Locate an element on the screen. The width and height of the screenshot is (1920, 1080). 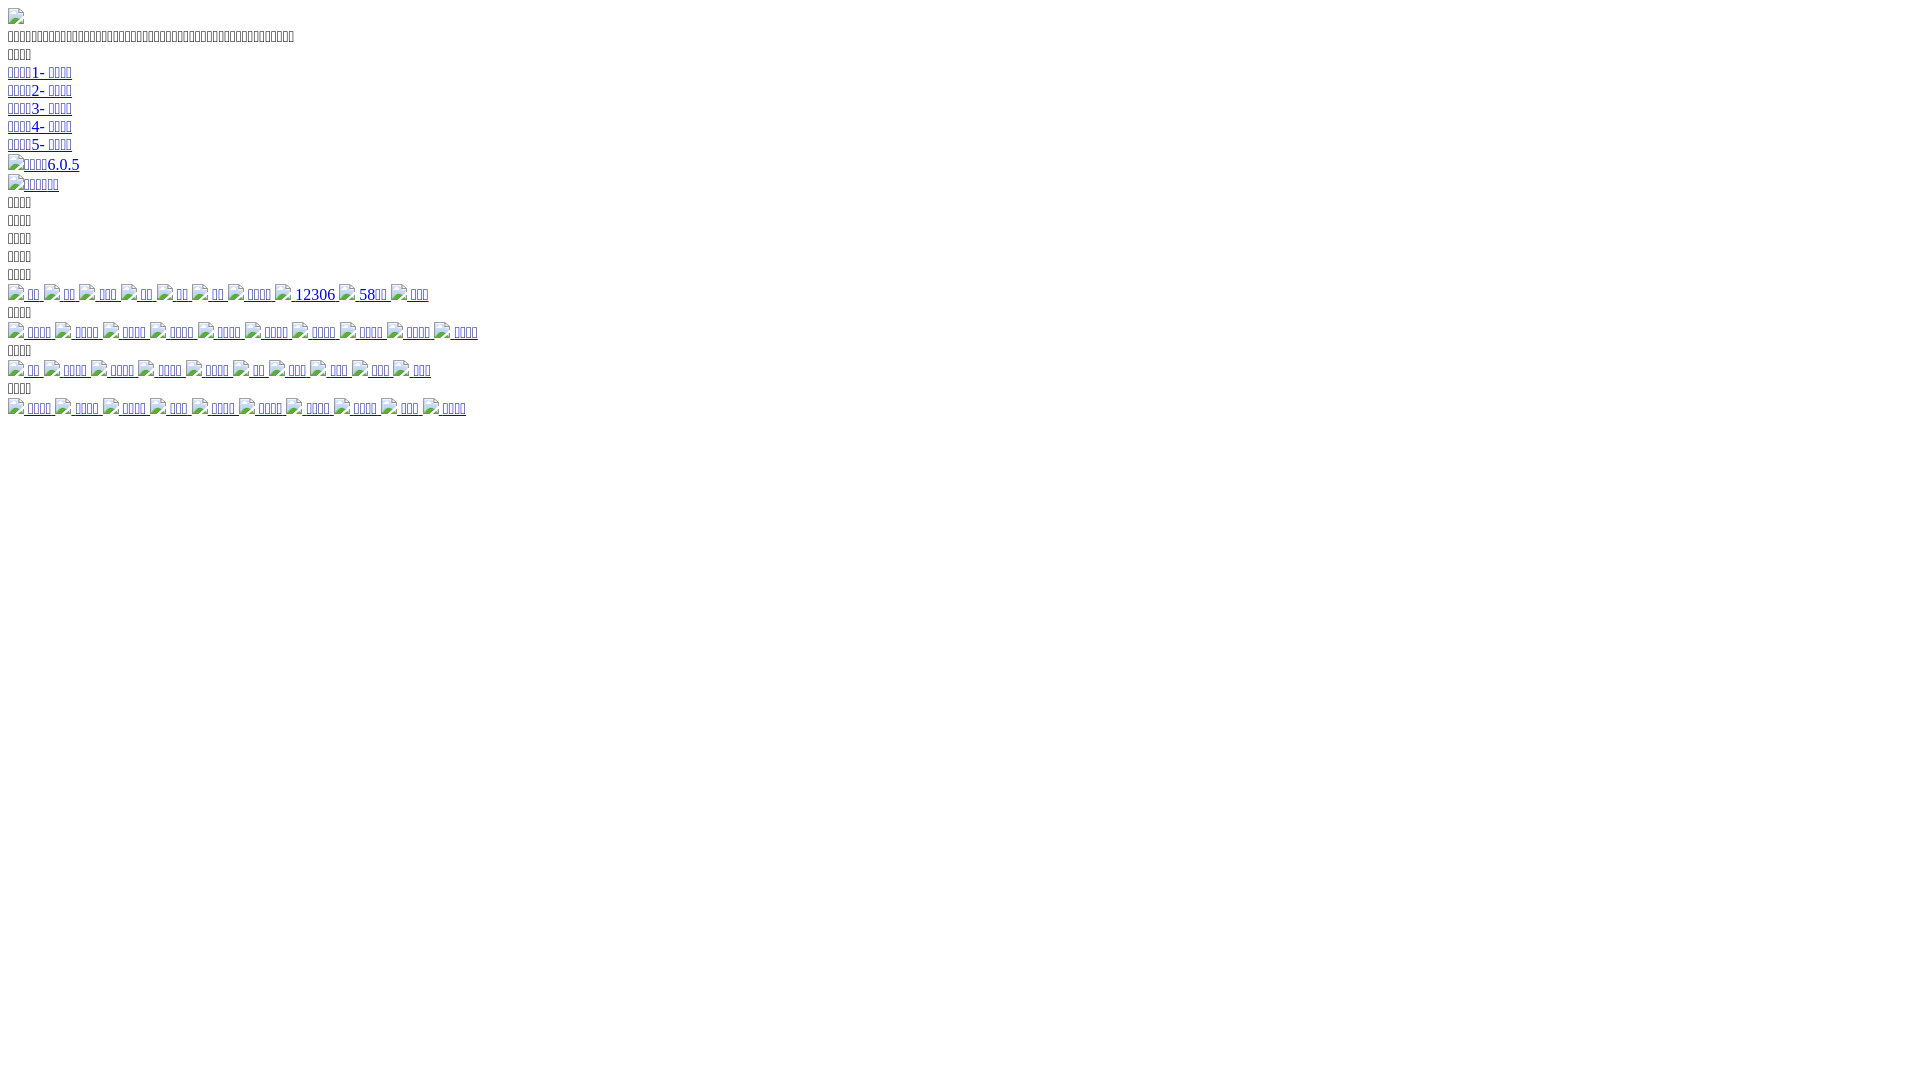
'12306' is located at coordinates (306, 294).